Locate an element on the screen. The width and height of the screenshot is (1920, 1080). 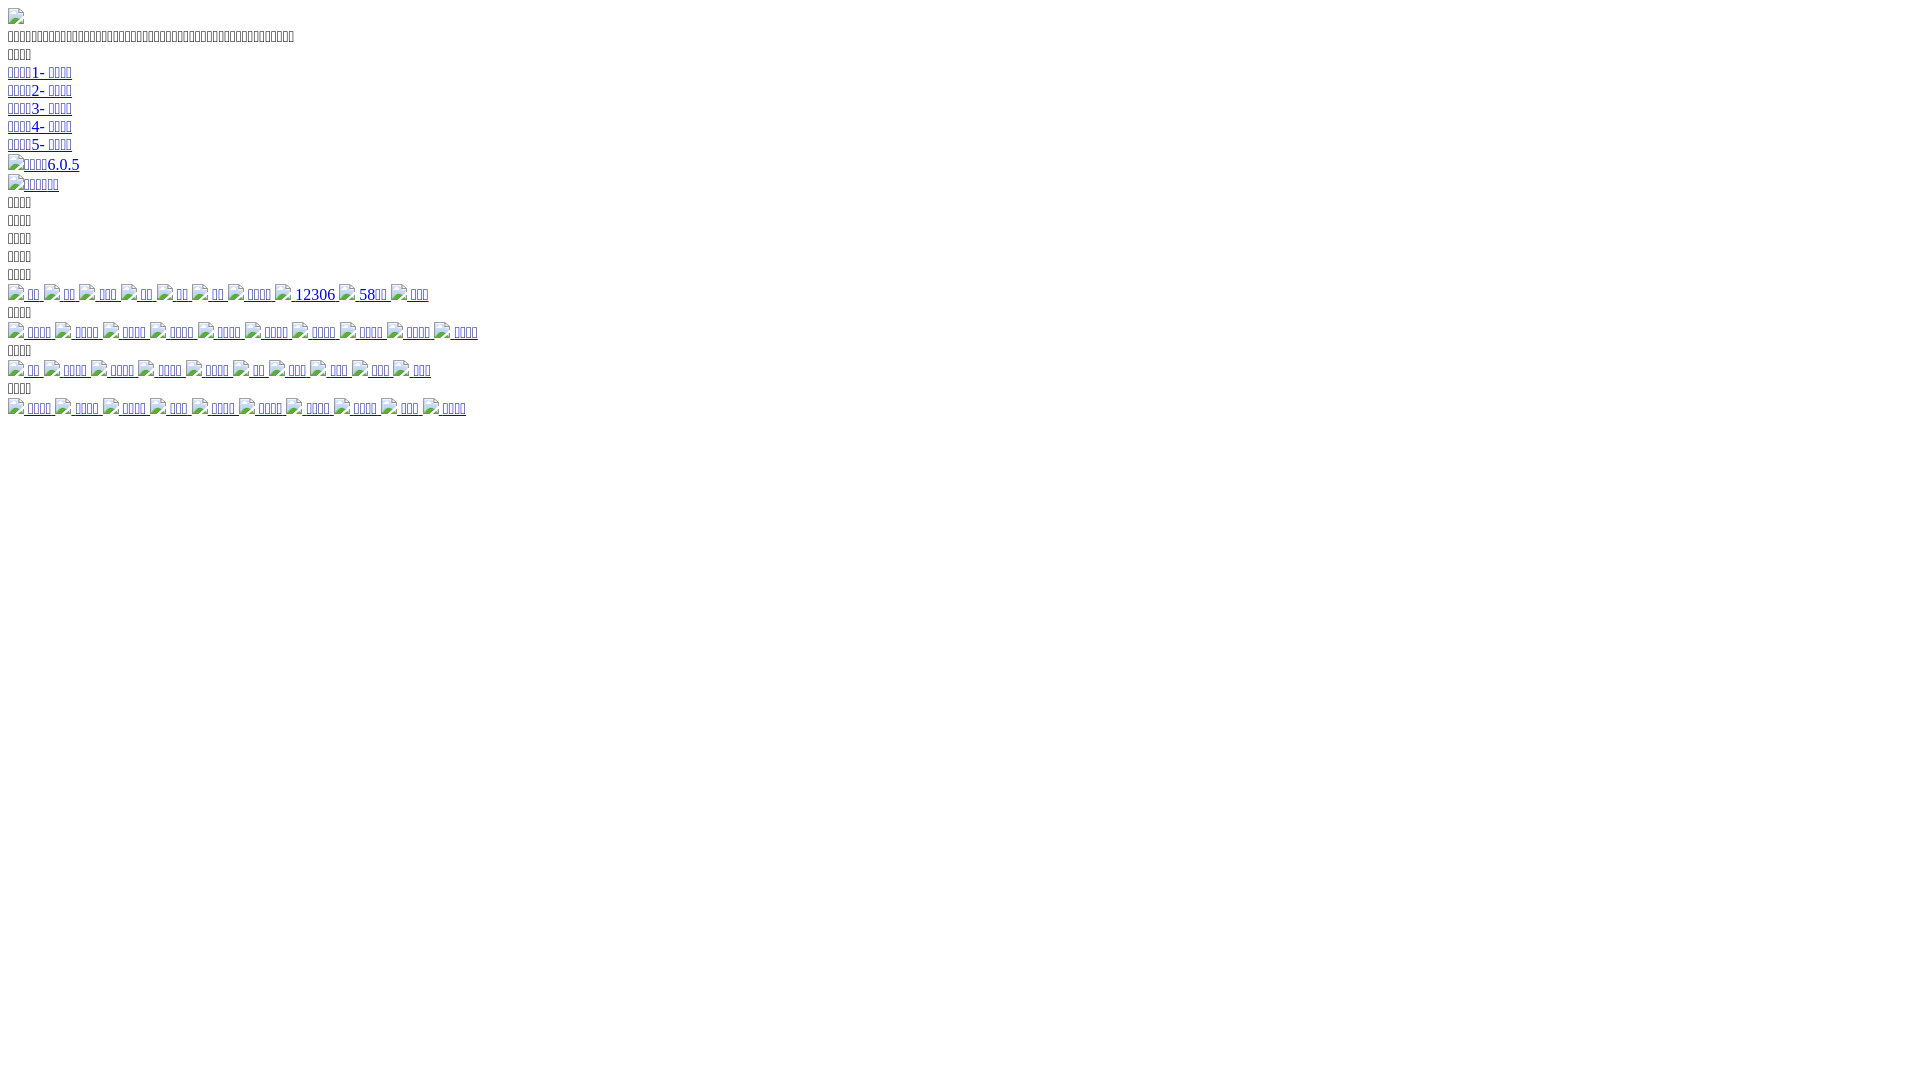
'12306' is located at coordinates (306, 294).